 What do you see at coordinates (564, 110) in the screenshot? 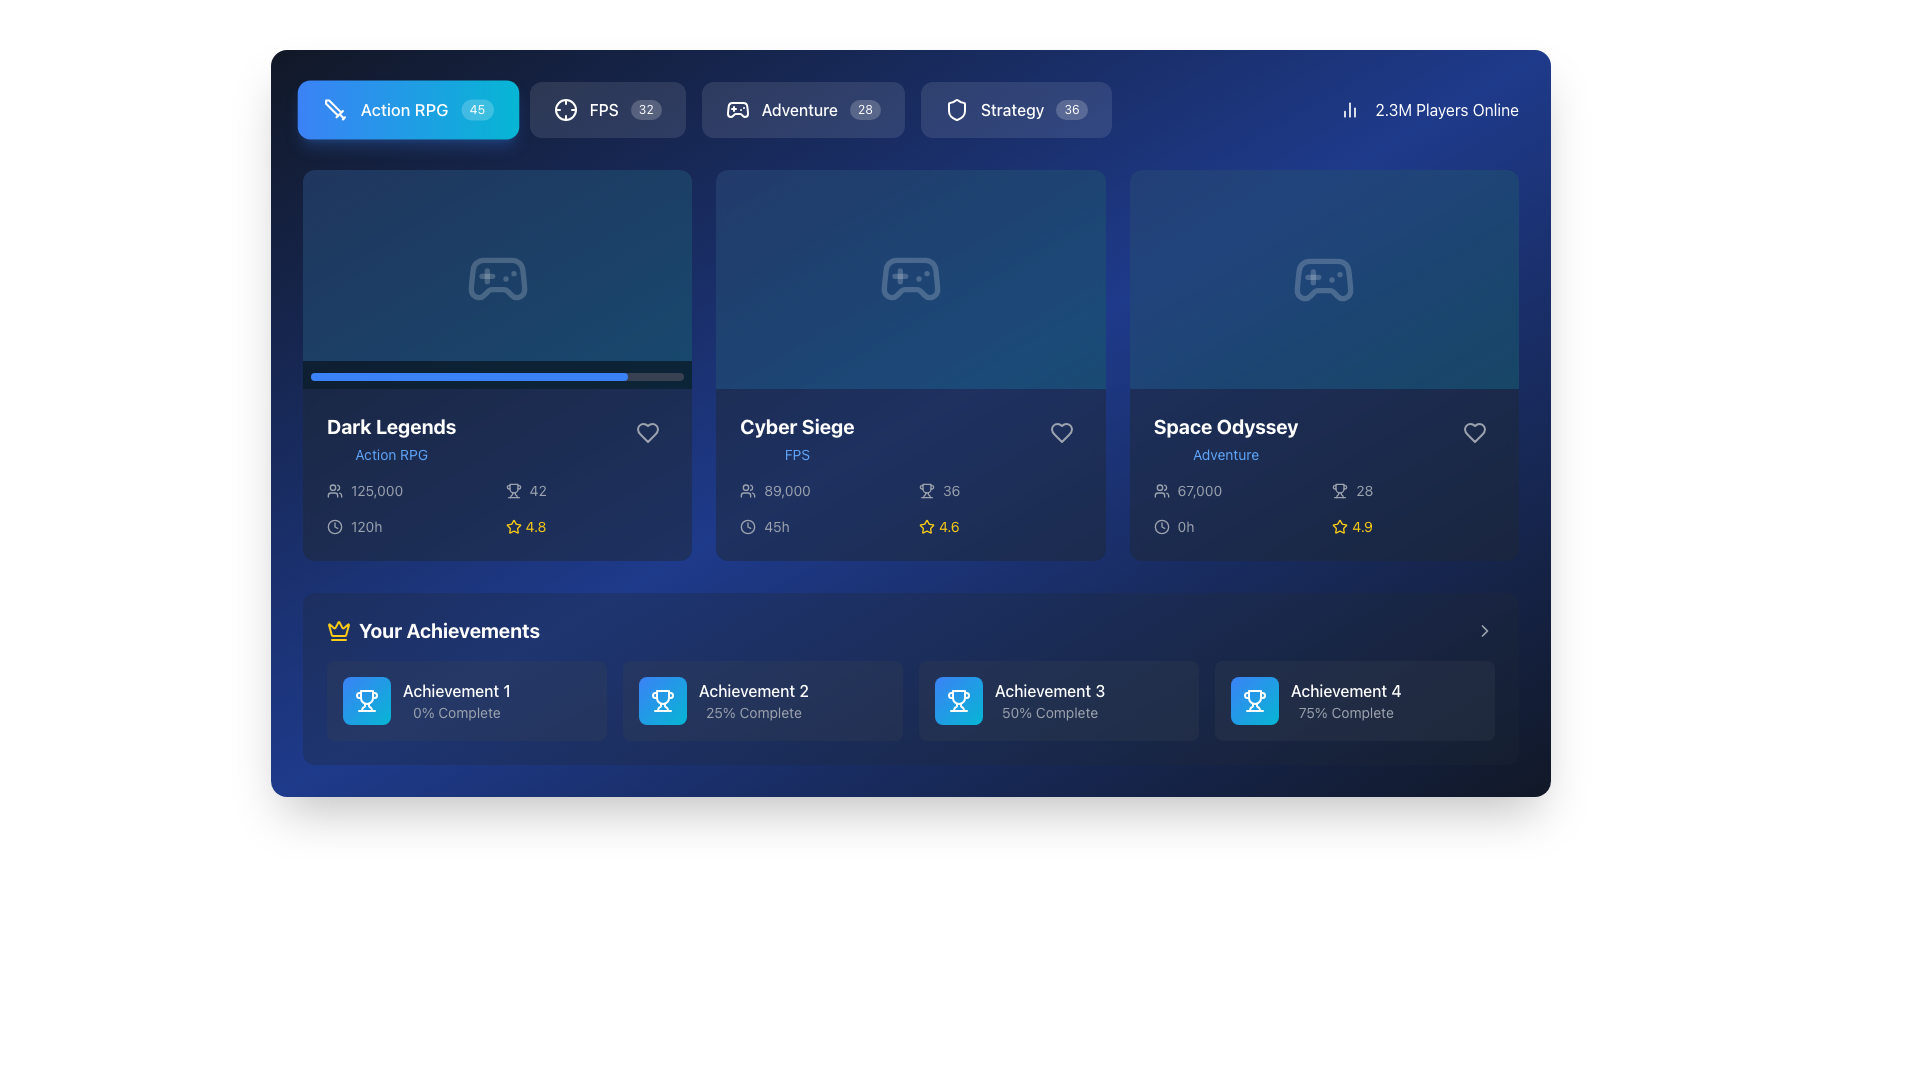
I see `the button surrounding the FPS icon` at bounding box center [564, 110].